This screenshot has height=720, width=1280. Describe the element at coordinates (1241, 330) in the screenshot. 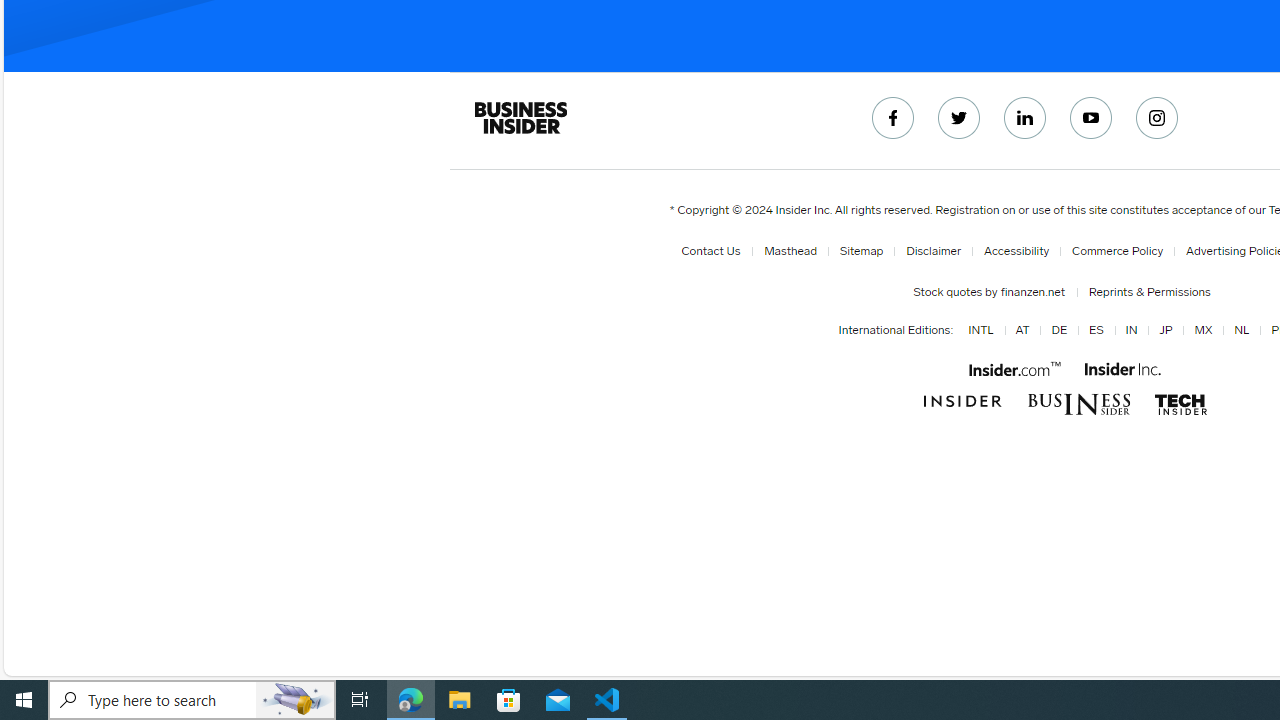

I see `'NL'` at that location.